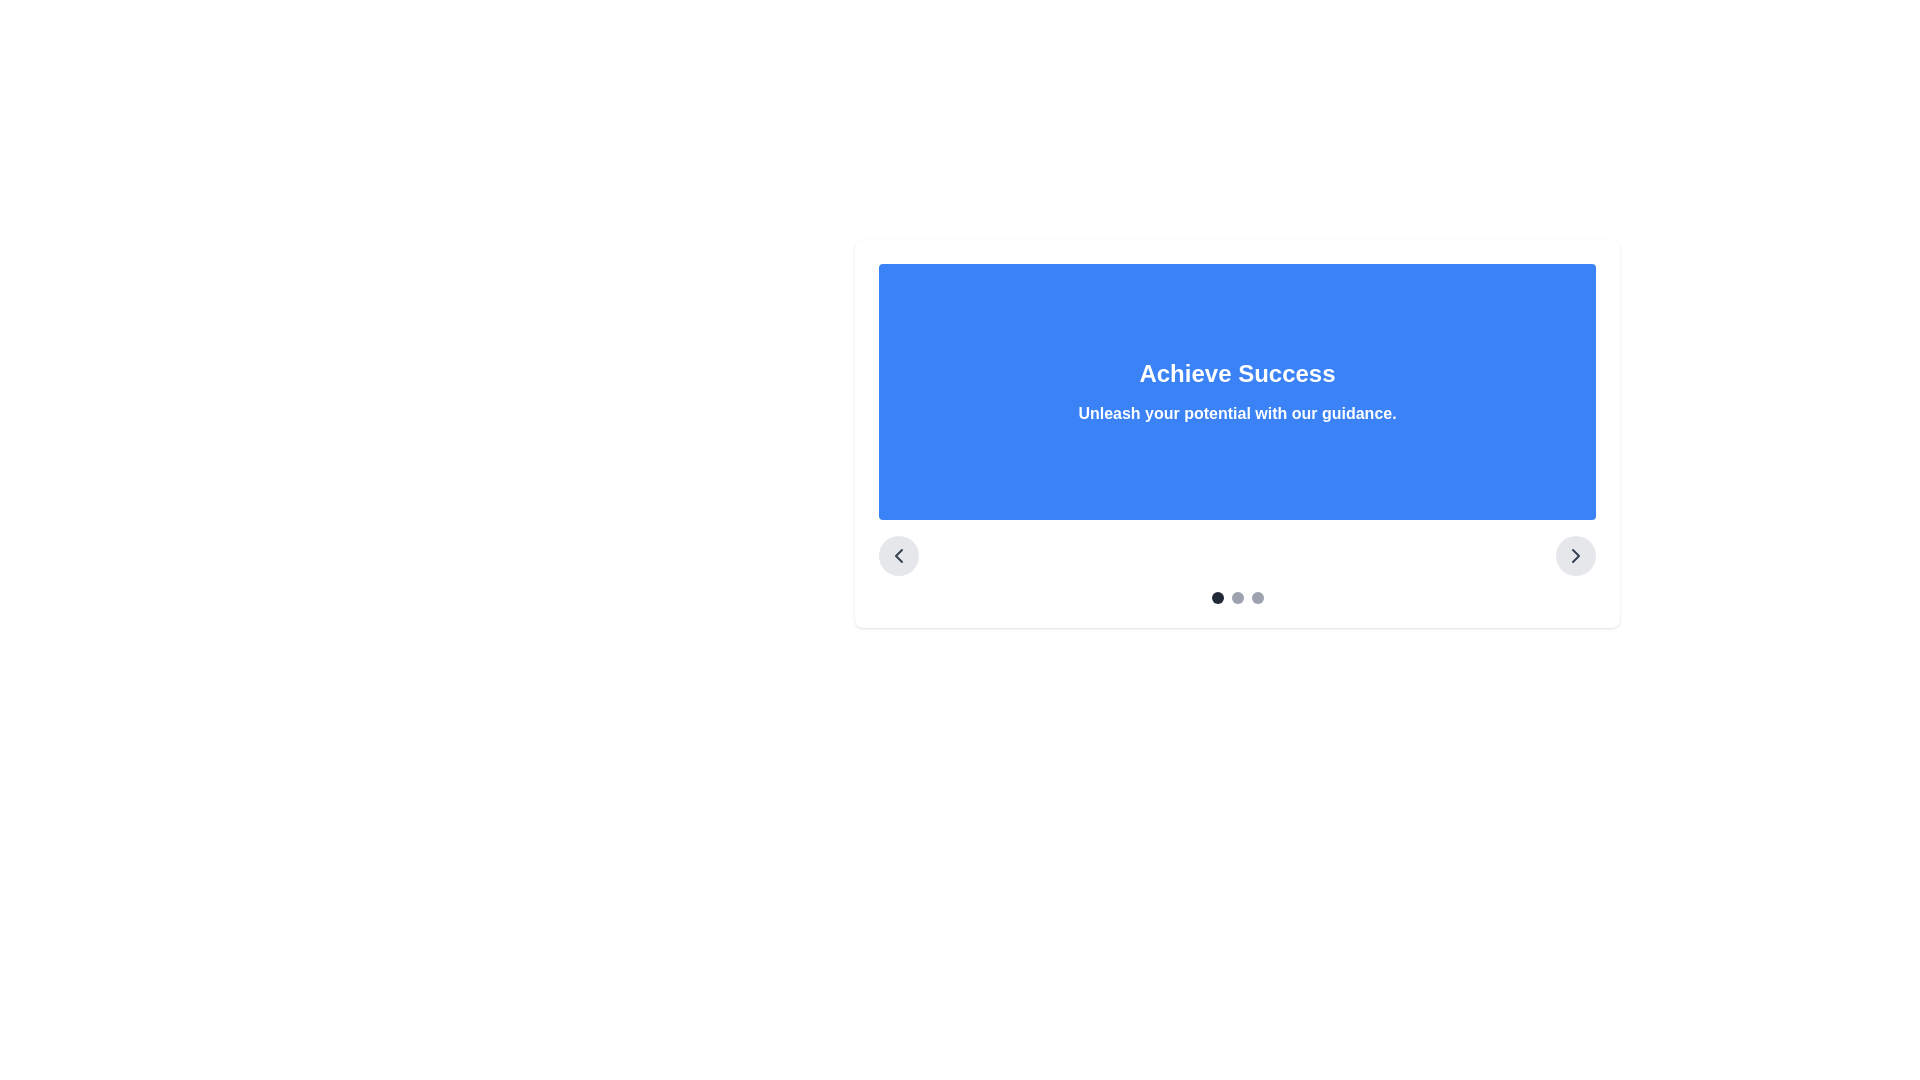  Describe the element at coordinates (1236, 392) in the screenshot. I see `the Informational banner with the message 'Achieve Success' that has a blue background and displays a bold, white message` at that location.